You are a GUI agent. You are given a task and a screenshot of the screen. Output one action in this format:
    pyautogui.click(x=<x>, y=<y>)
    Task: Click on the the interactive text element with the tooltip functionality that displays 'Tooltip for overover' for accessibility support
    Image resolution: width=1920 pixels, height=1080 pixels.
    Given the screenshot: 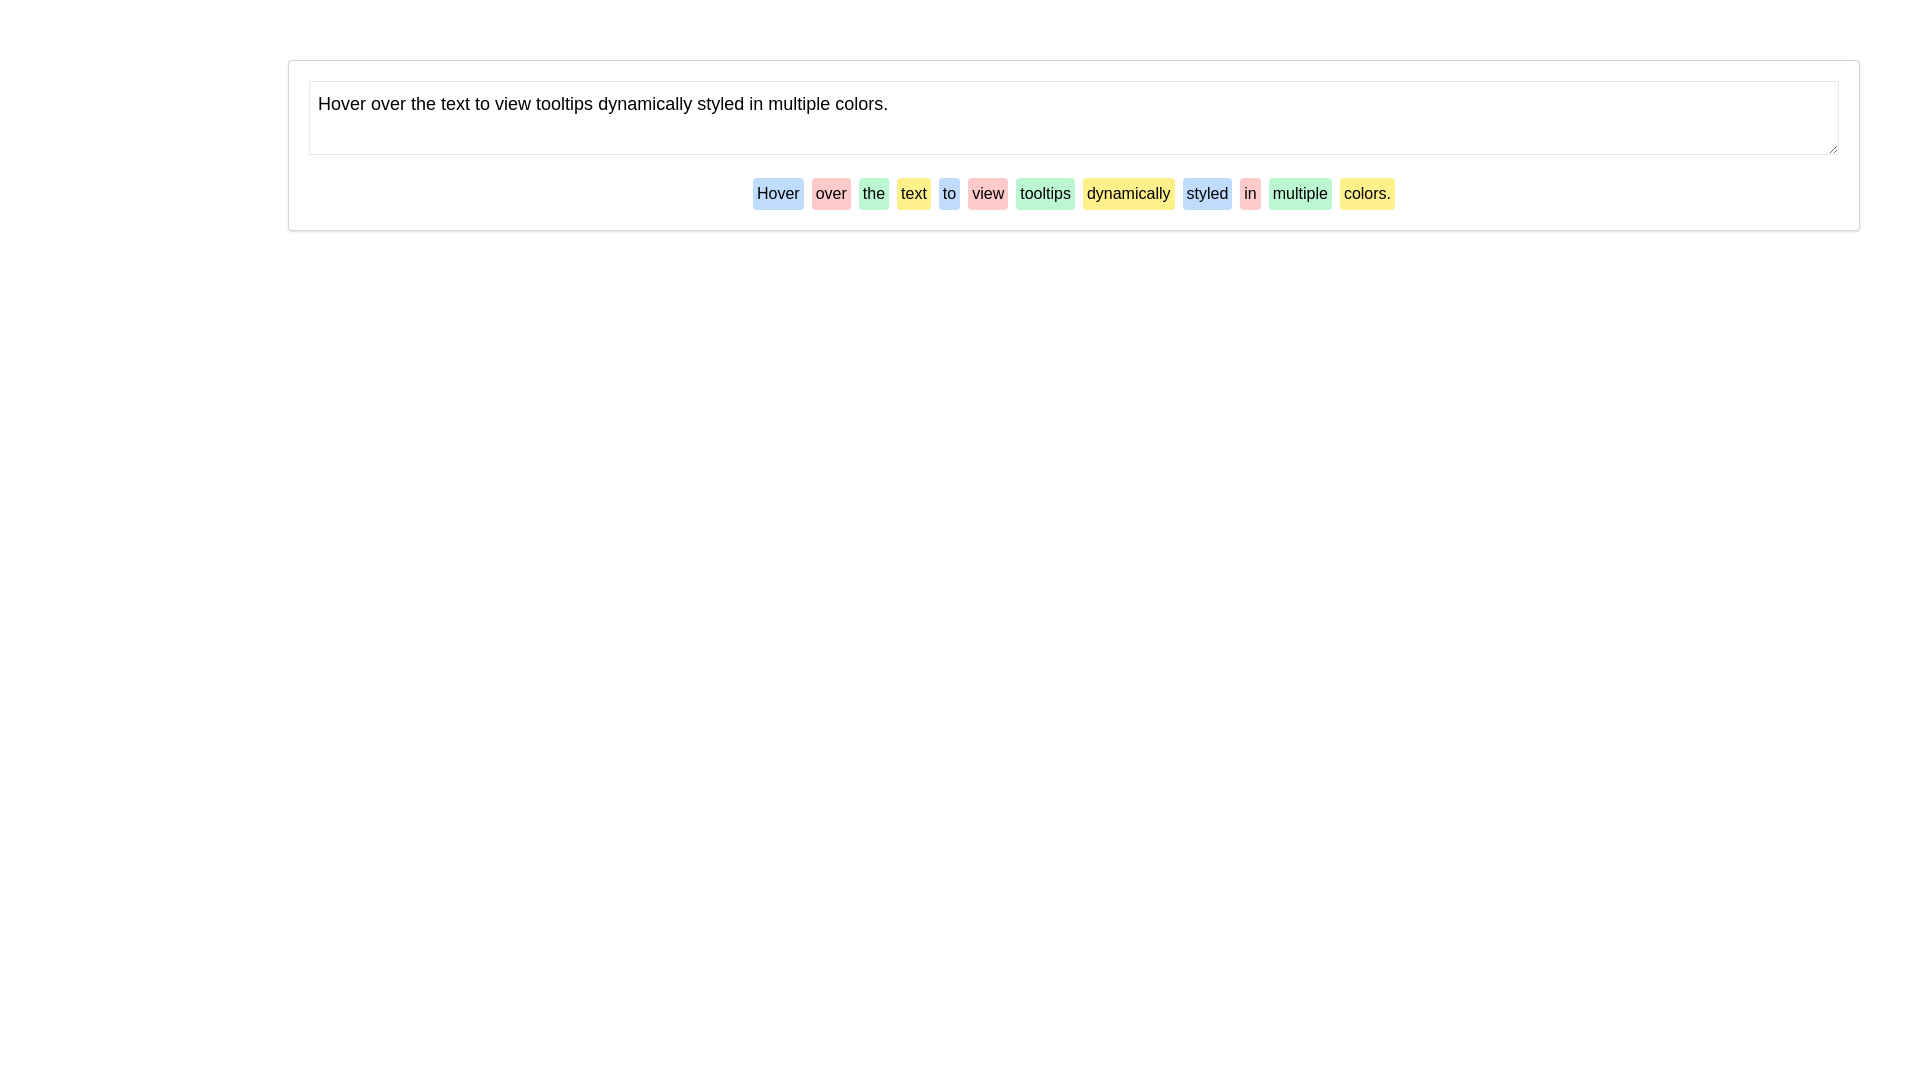 What is the action you would take?
    pyautogui.click(x=831, y=193)
    